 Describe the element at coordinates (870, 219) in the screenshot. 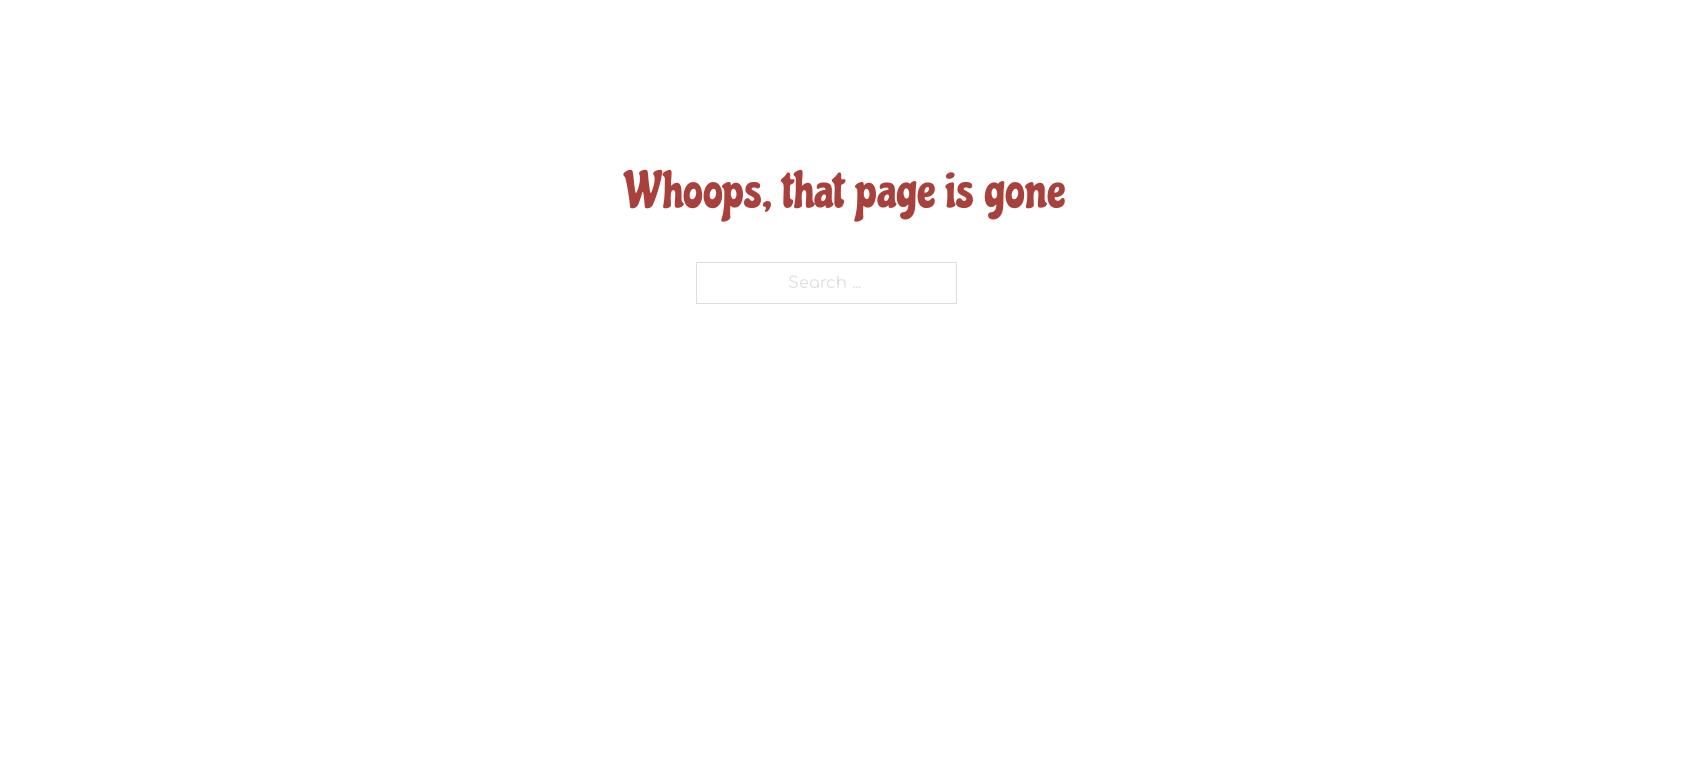

I see `'Father & Mother’s of Litters'` at that location.